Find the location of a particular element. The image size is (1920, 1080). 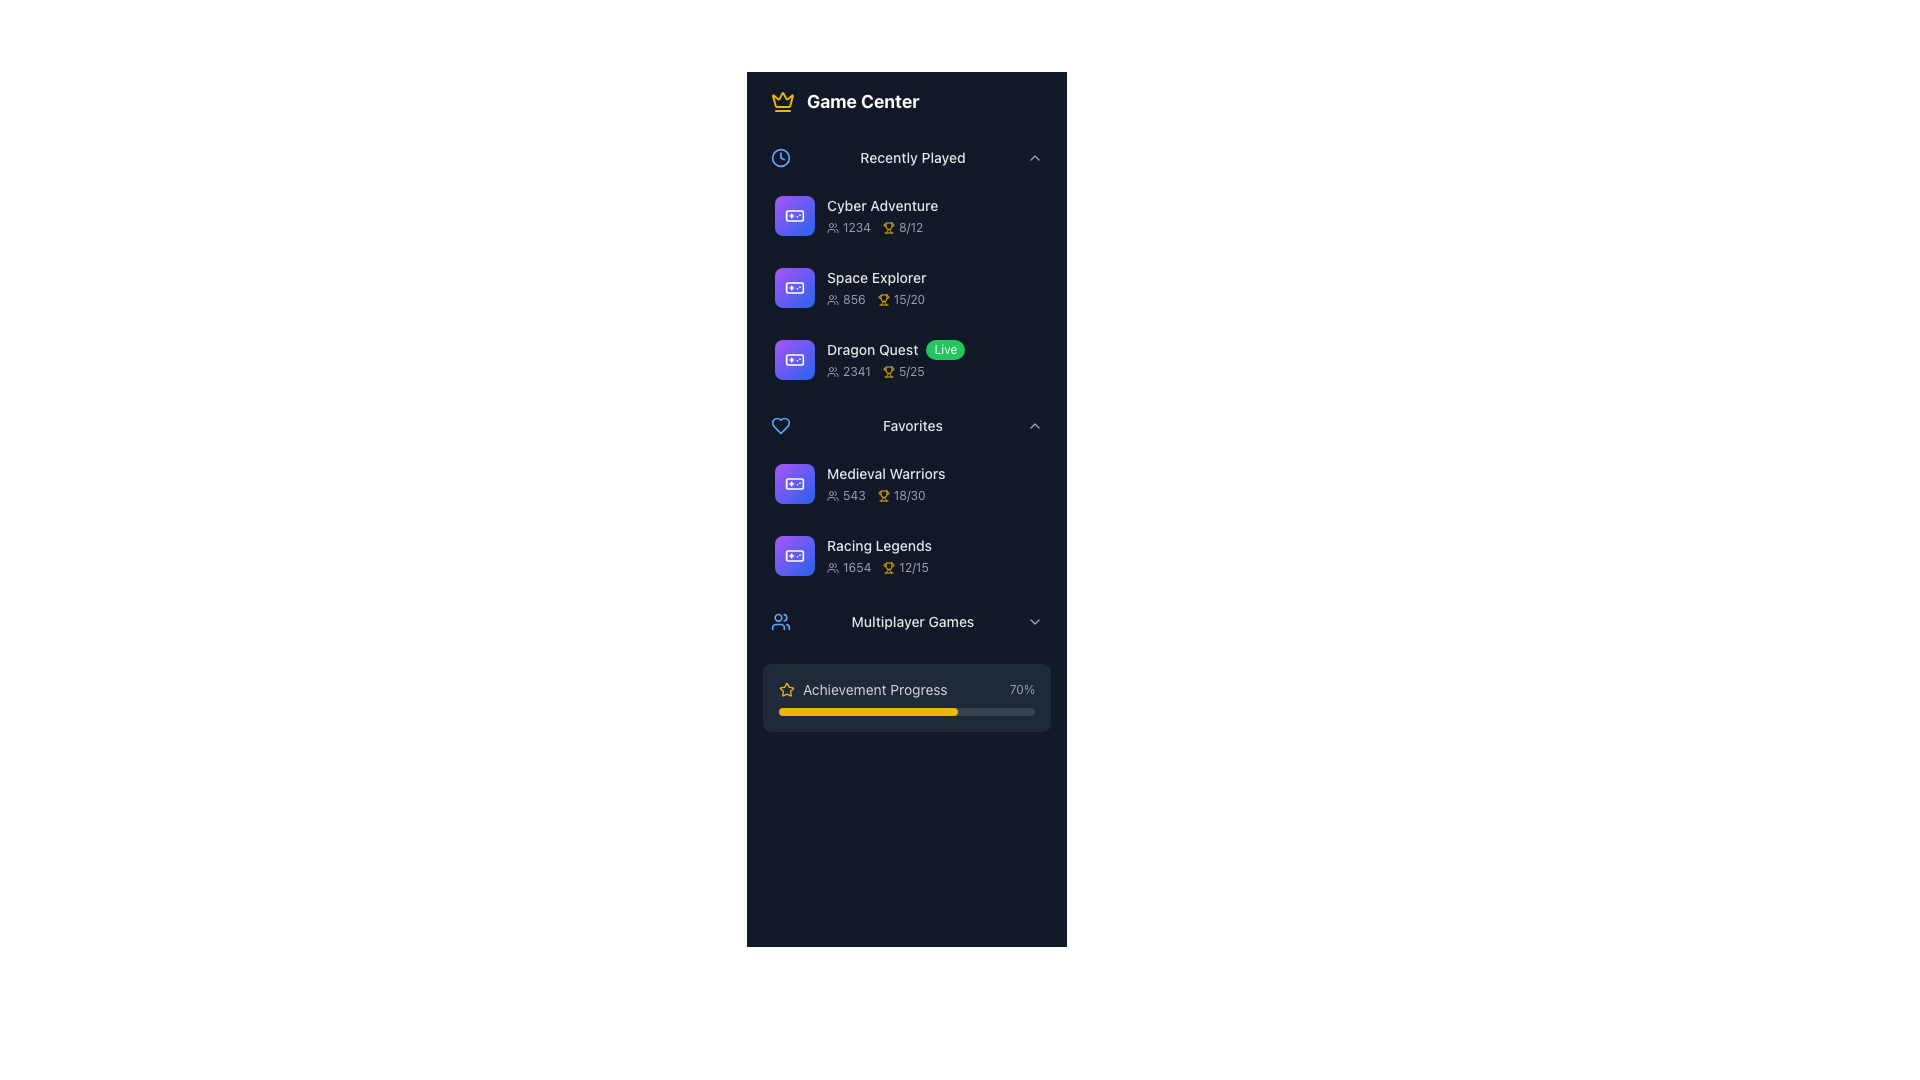

value '70%' displayed in gray color to the right of the progress bar labeled 'Achievement Progress' is located at coordinates (1022, 689).